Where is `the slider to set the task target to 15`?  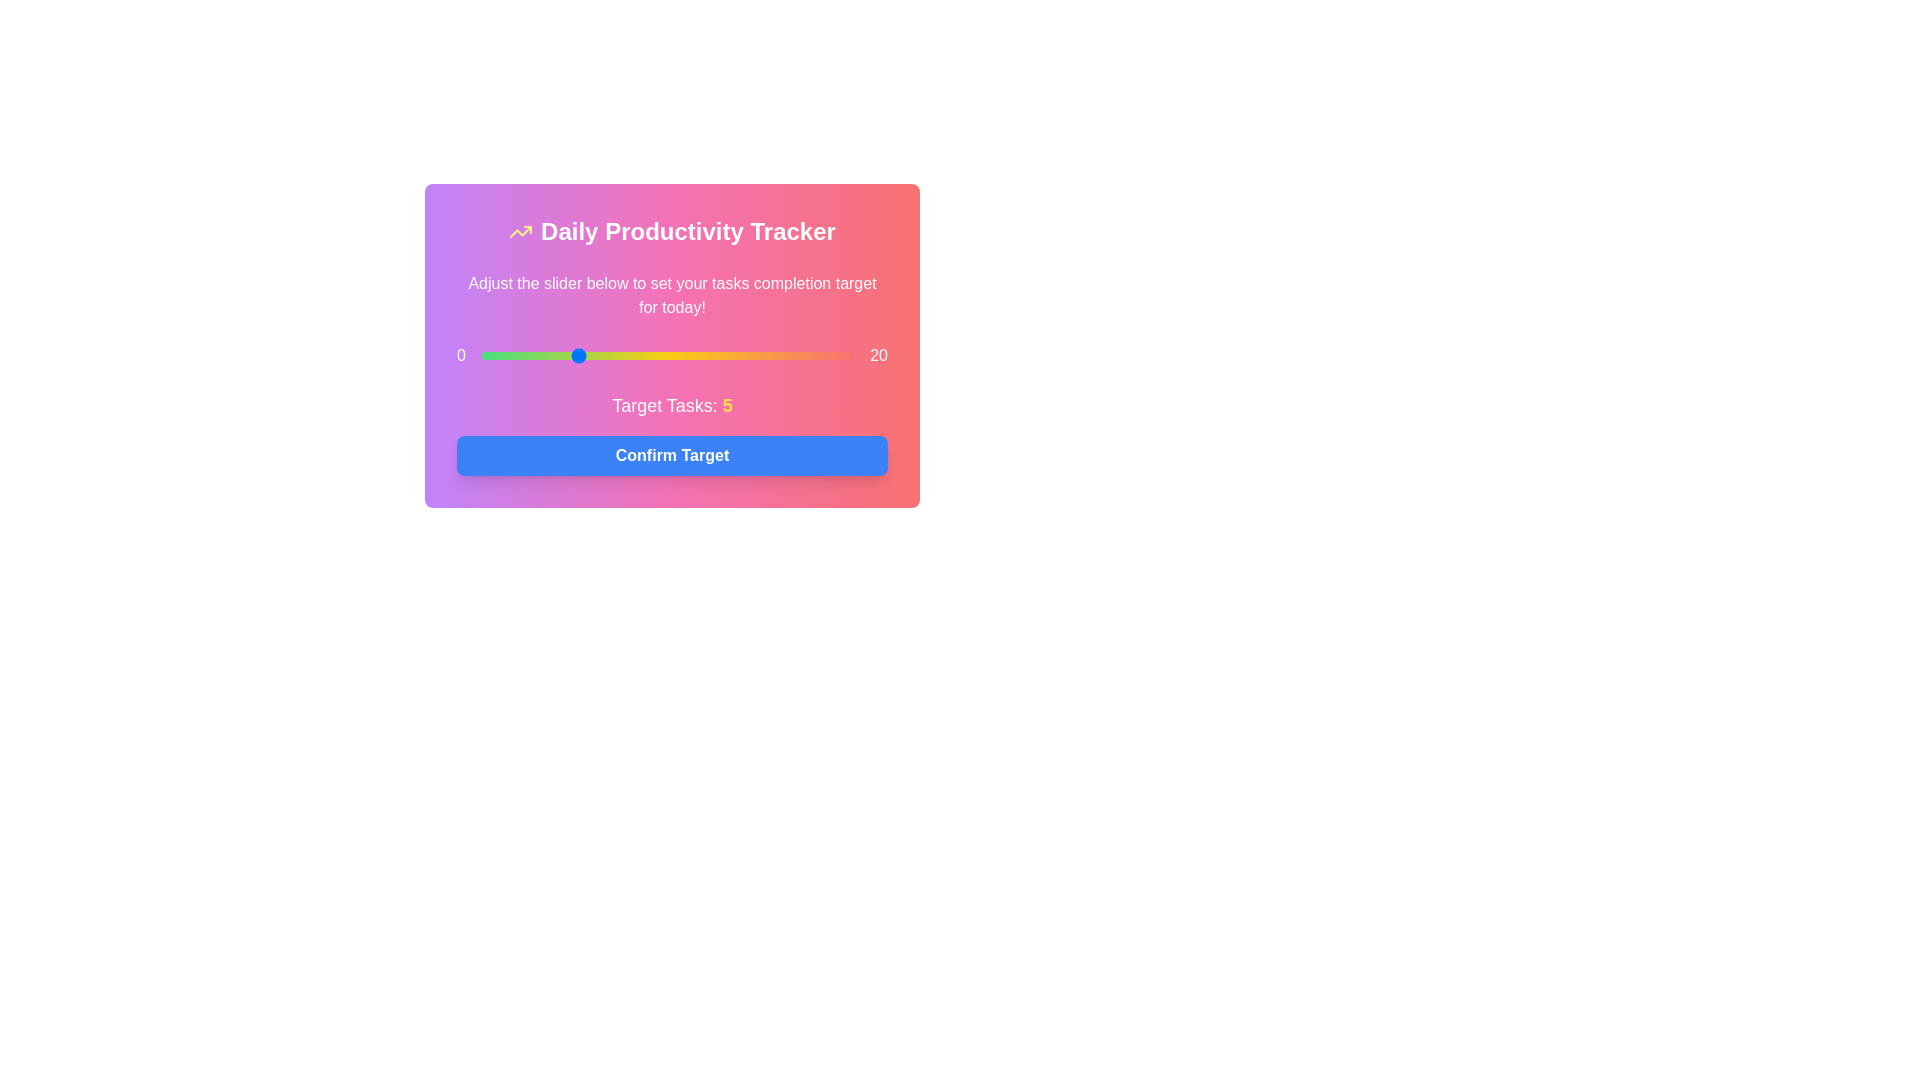
the slider to set the task target to 15 is located at coordinates (760, 354).